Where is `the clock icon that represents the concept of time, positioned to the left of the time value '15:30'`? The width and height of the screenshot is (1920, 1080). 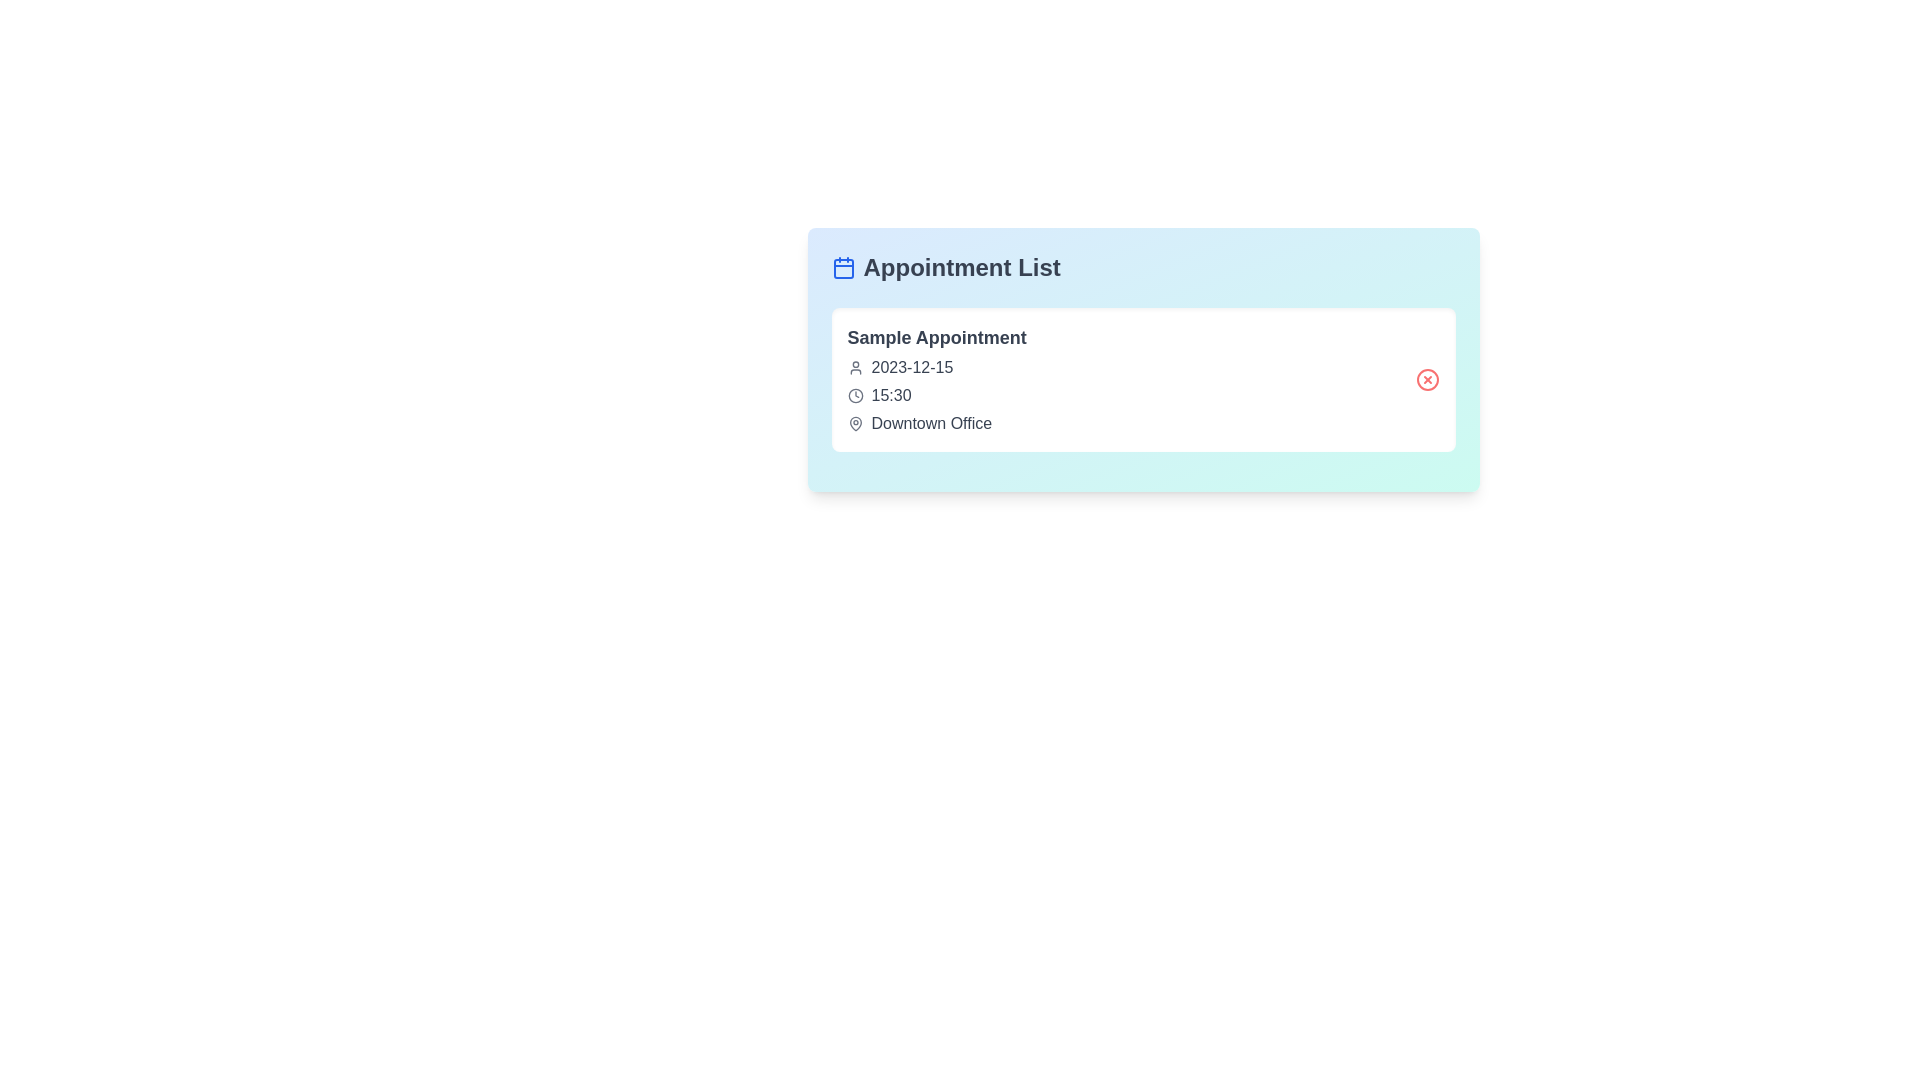
the clock icon that represents the concept of time, positioned to the left of the time value '15:30' is located at coordinates (855, 396).